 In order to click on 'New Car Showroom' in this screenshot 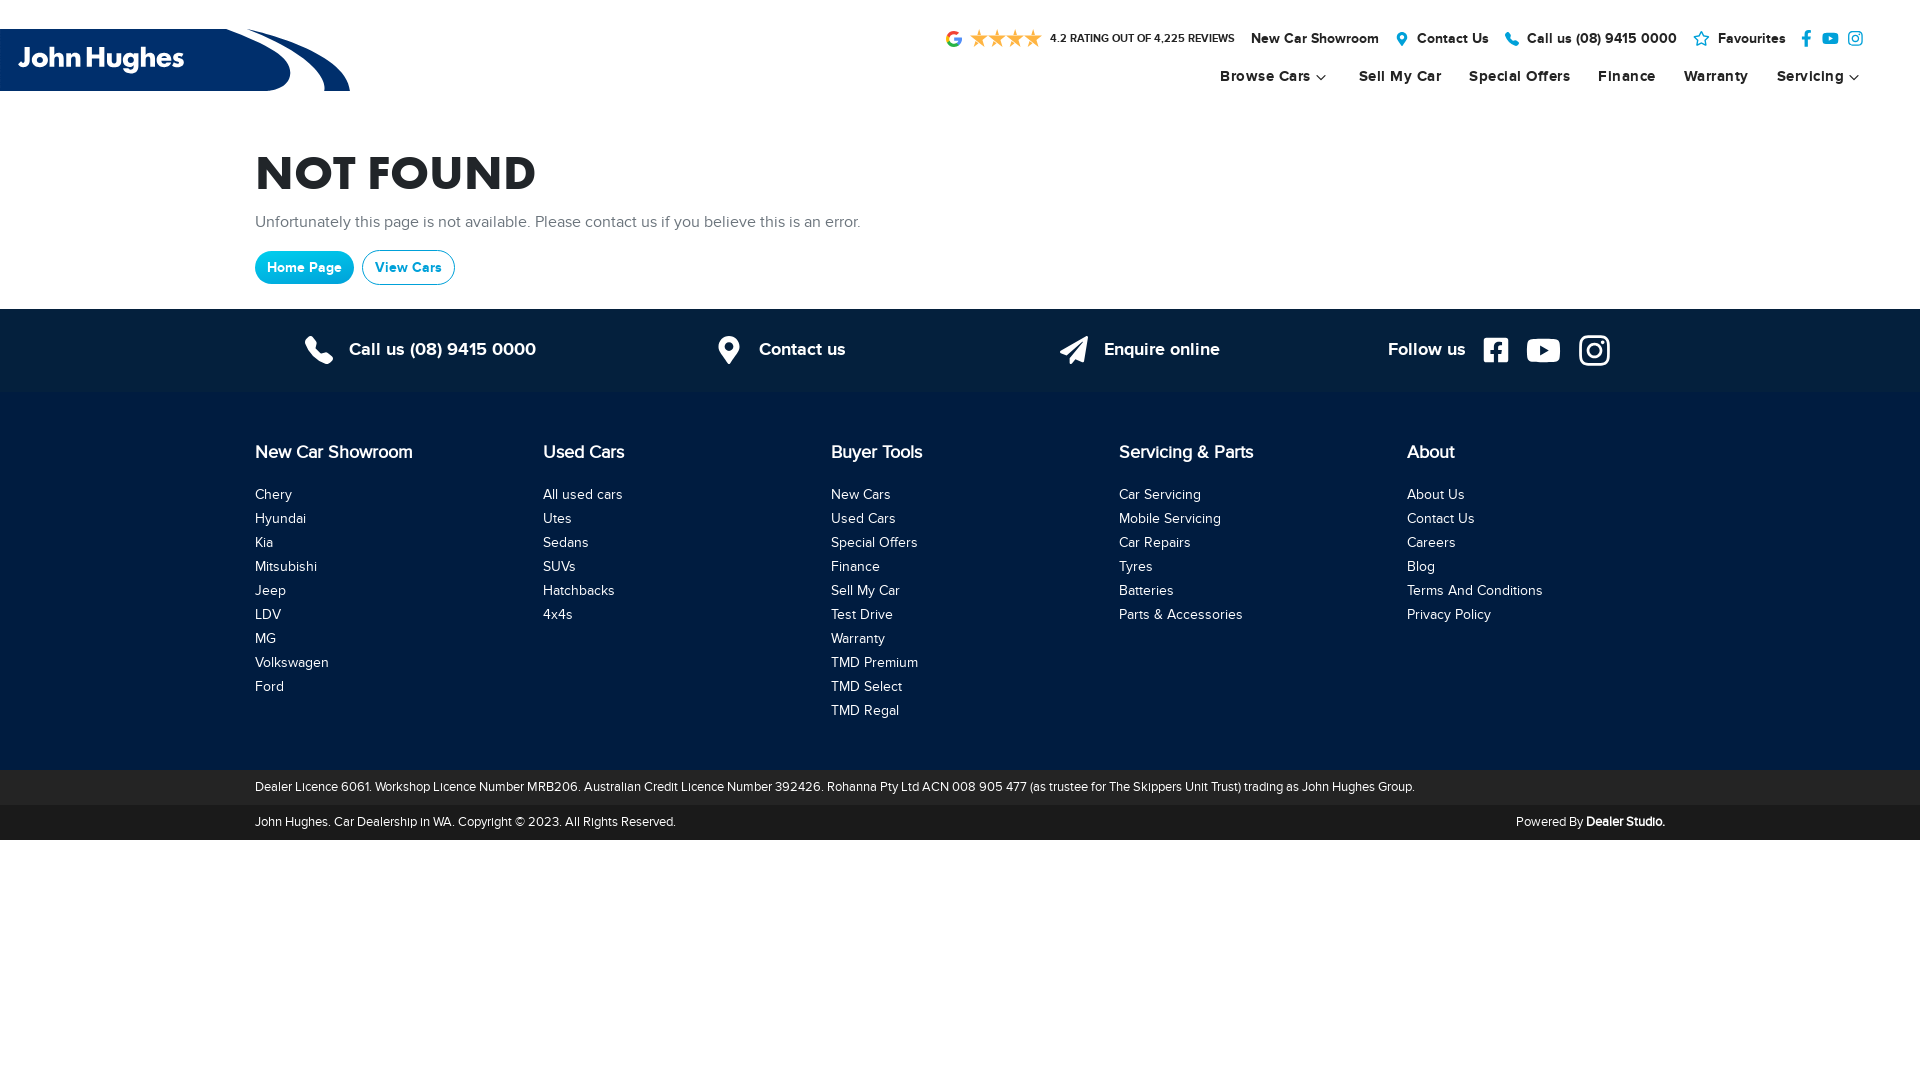, I will do `click(1315, 38)`.